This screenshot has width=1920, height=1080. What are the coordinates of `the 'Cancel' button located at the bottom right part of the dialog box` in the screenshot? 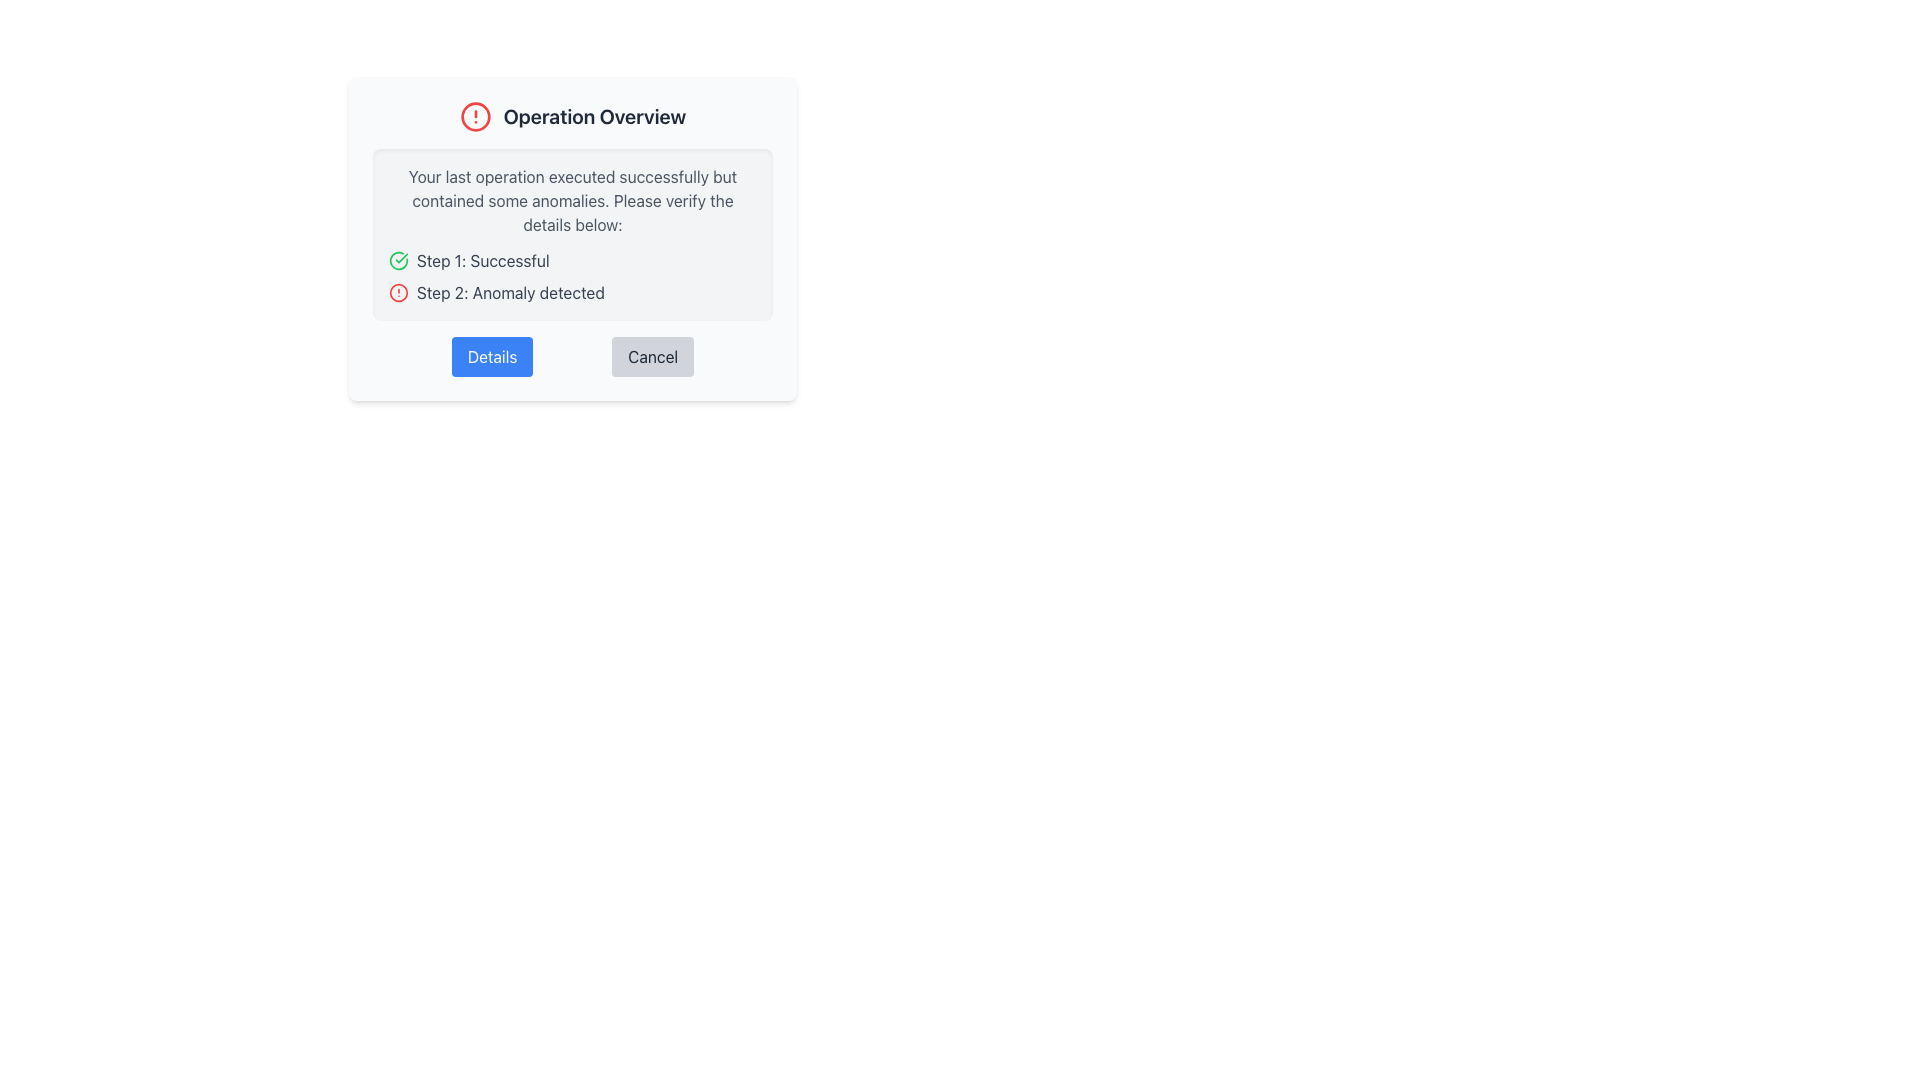 It's located at (653, 356).